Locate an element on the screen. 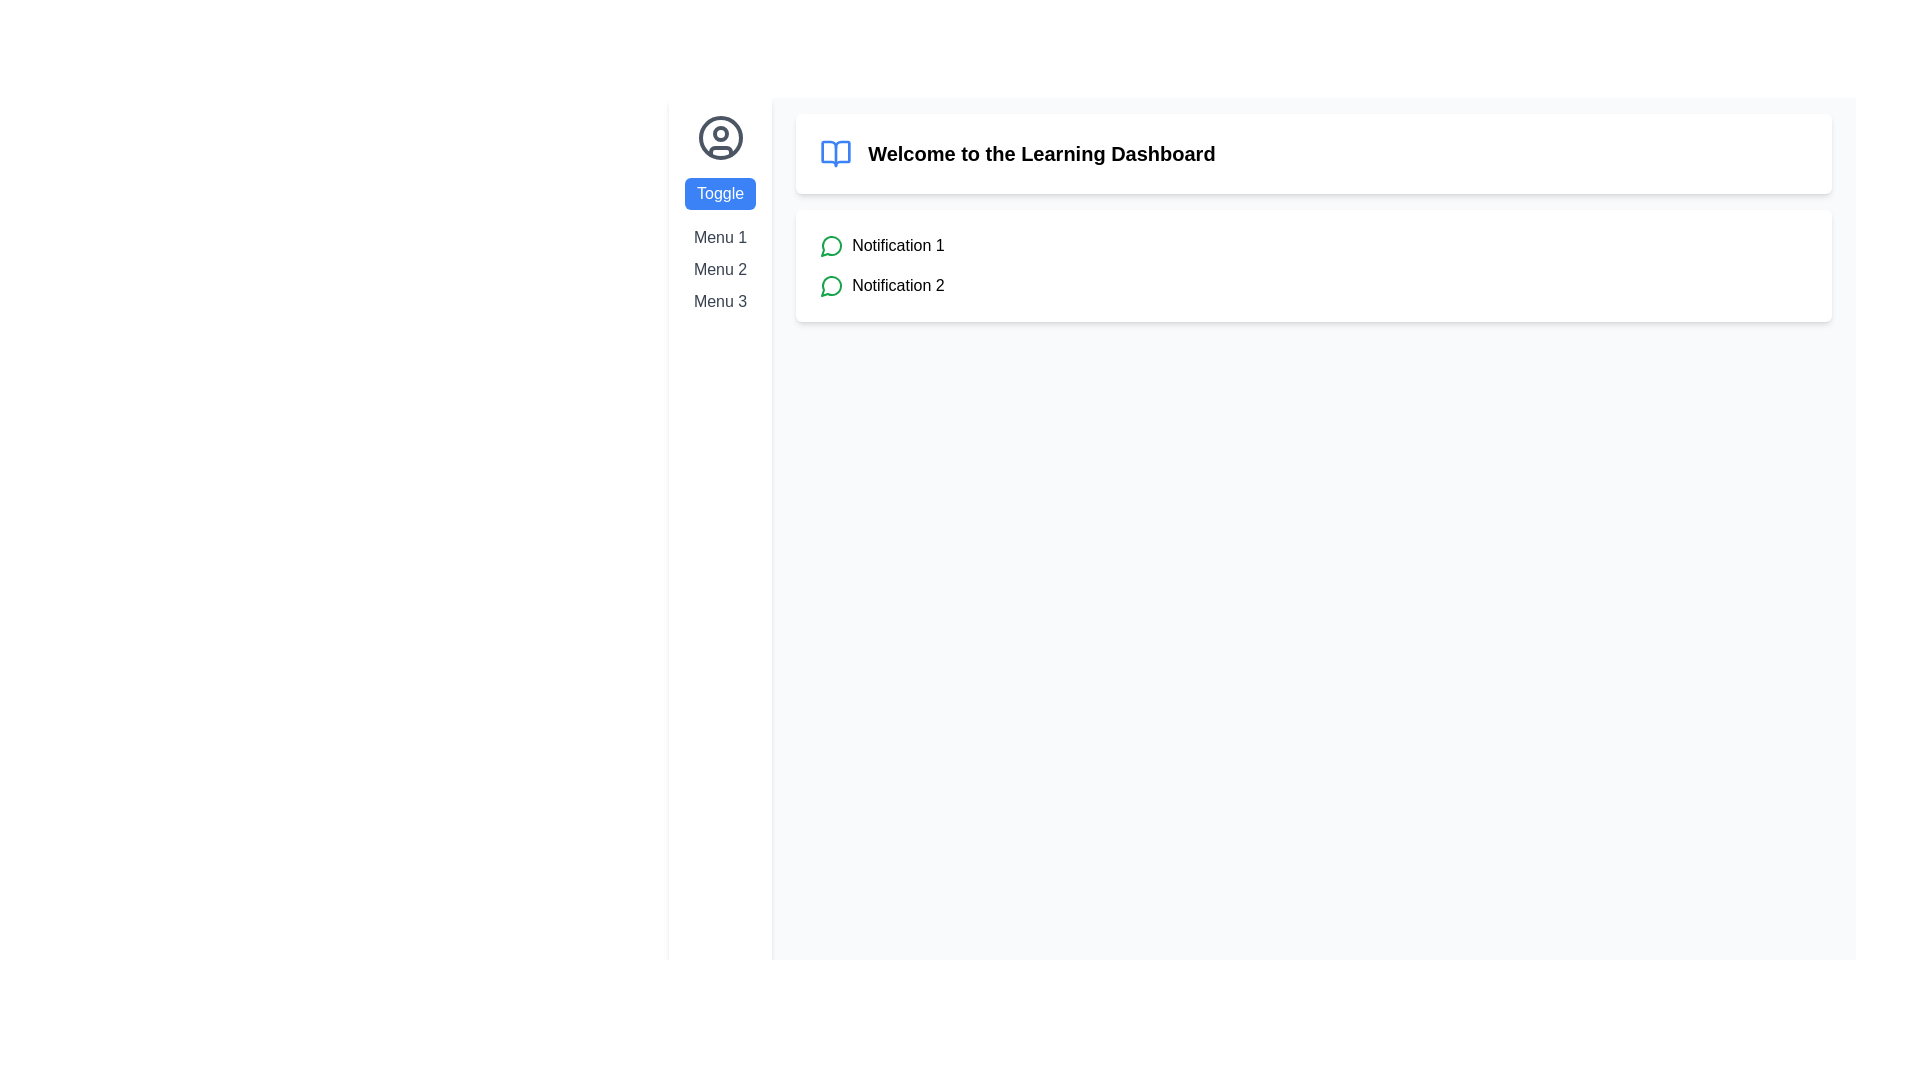 The width and height of the screenshot is (1920, 1080). the toggle button in the profile menu group located at the top center of the white rectangular card in the left side panel is located at coordinates (720, 213).